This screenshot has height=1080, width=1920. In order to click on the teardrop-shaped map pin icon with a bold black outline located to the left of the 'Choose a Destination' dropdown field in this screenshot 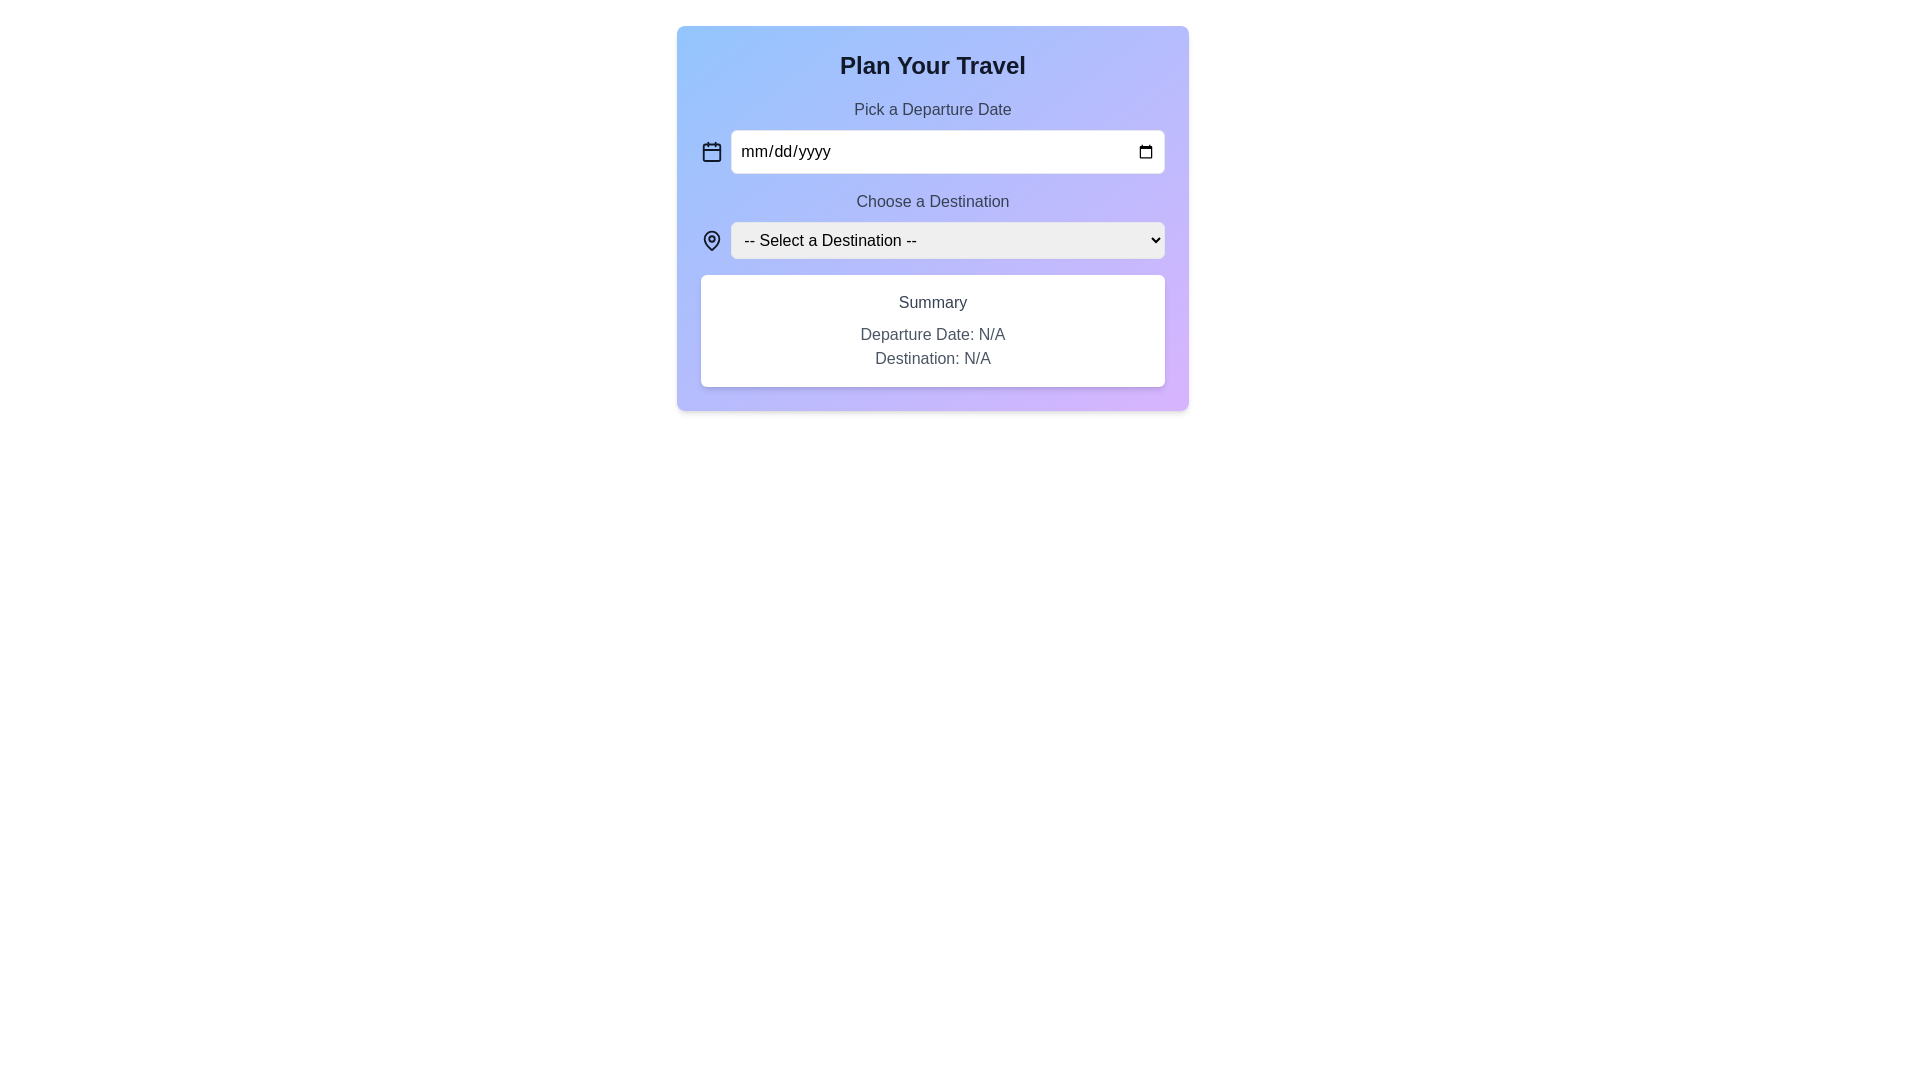, I will do `click(712, 239)`.